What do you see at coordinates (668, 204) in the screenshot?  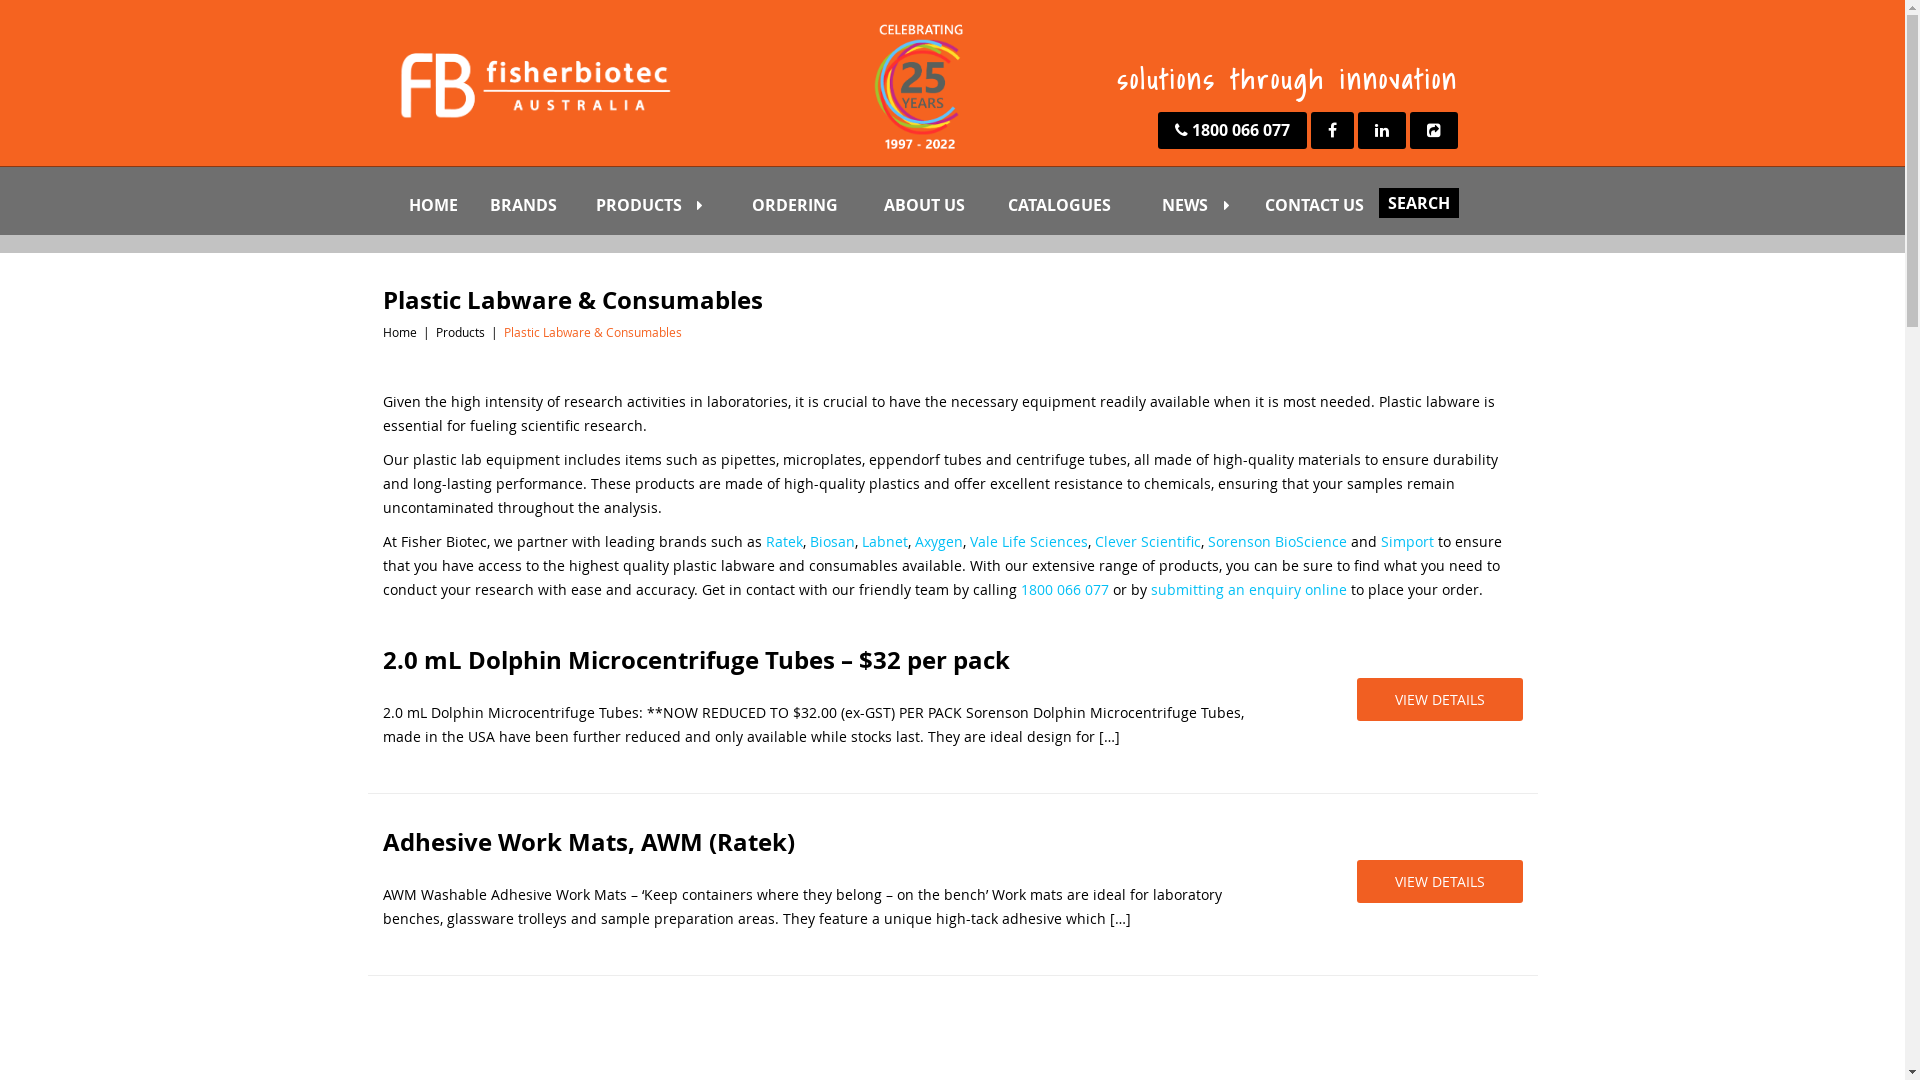 I see `'PRODUCTS'` at bounding box center [668, 204].